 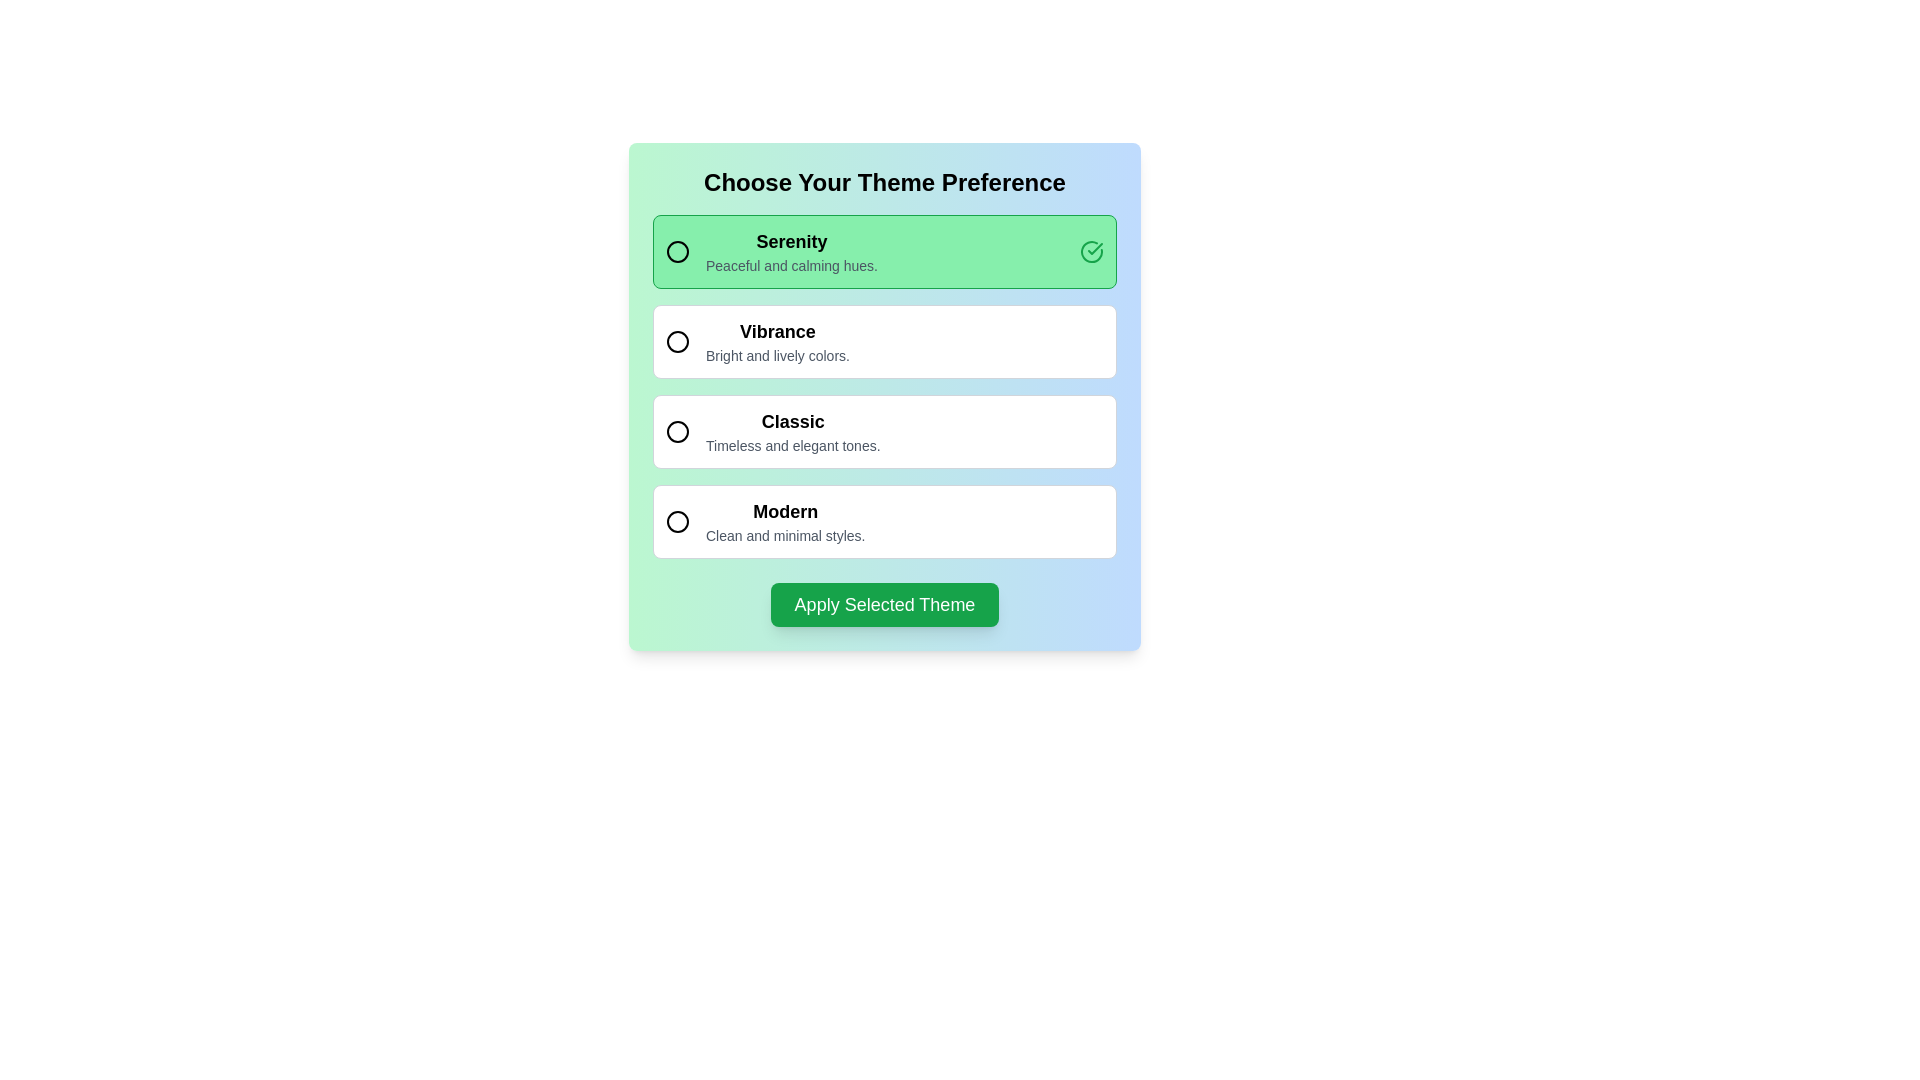 What do you see at coordinates (677, 431) in the screenshot?
I see `the circular radio button indicator` at bounding box center [677, 431].